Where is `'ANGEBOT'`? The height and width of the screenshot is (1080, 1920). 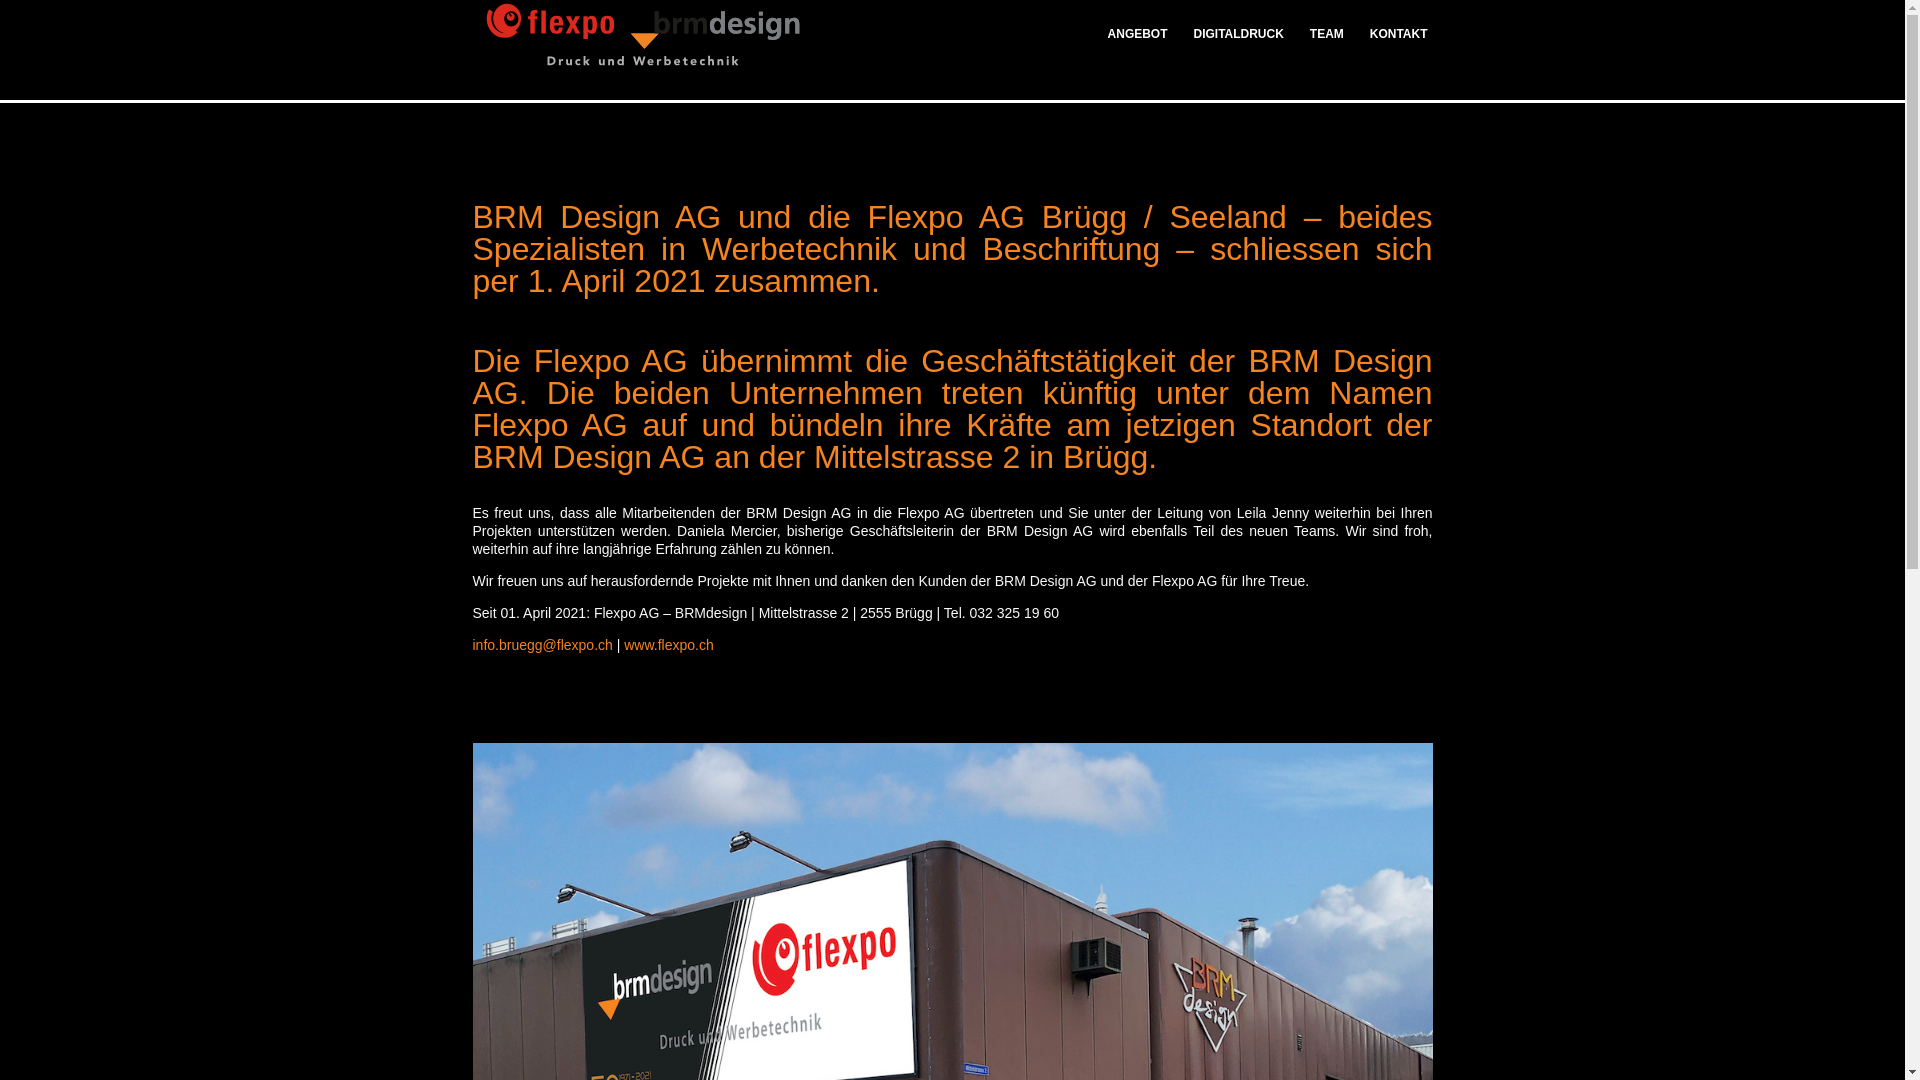 'ANGEBOT' is located at coordinates (1144, 48).